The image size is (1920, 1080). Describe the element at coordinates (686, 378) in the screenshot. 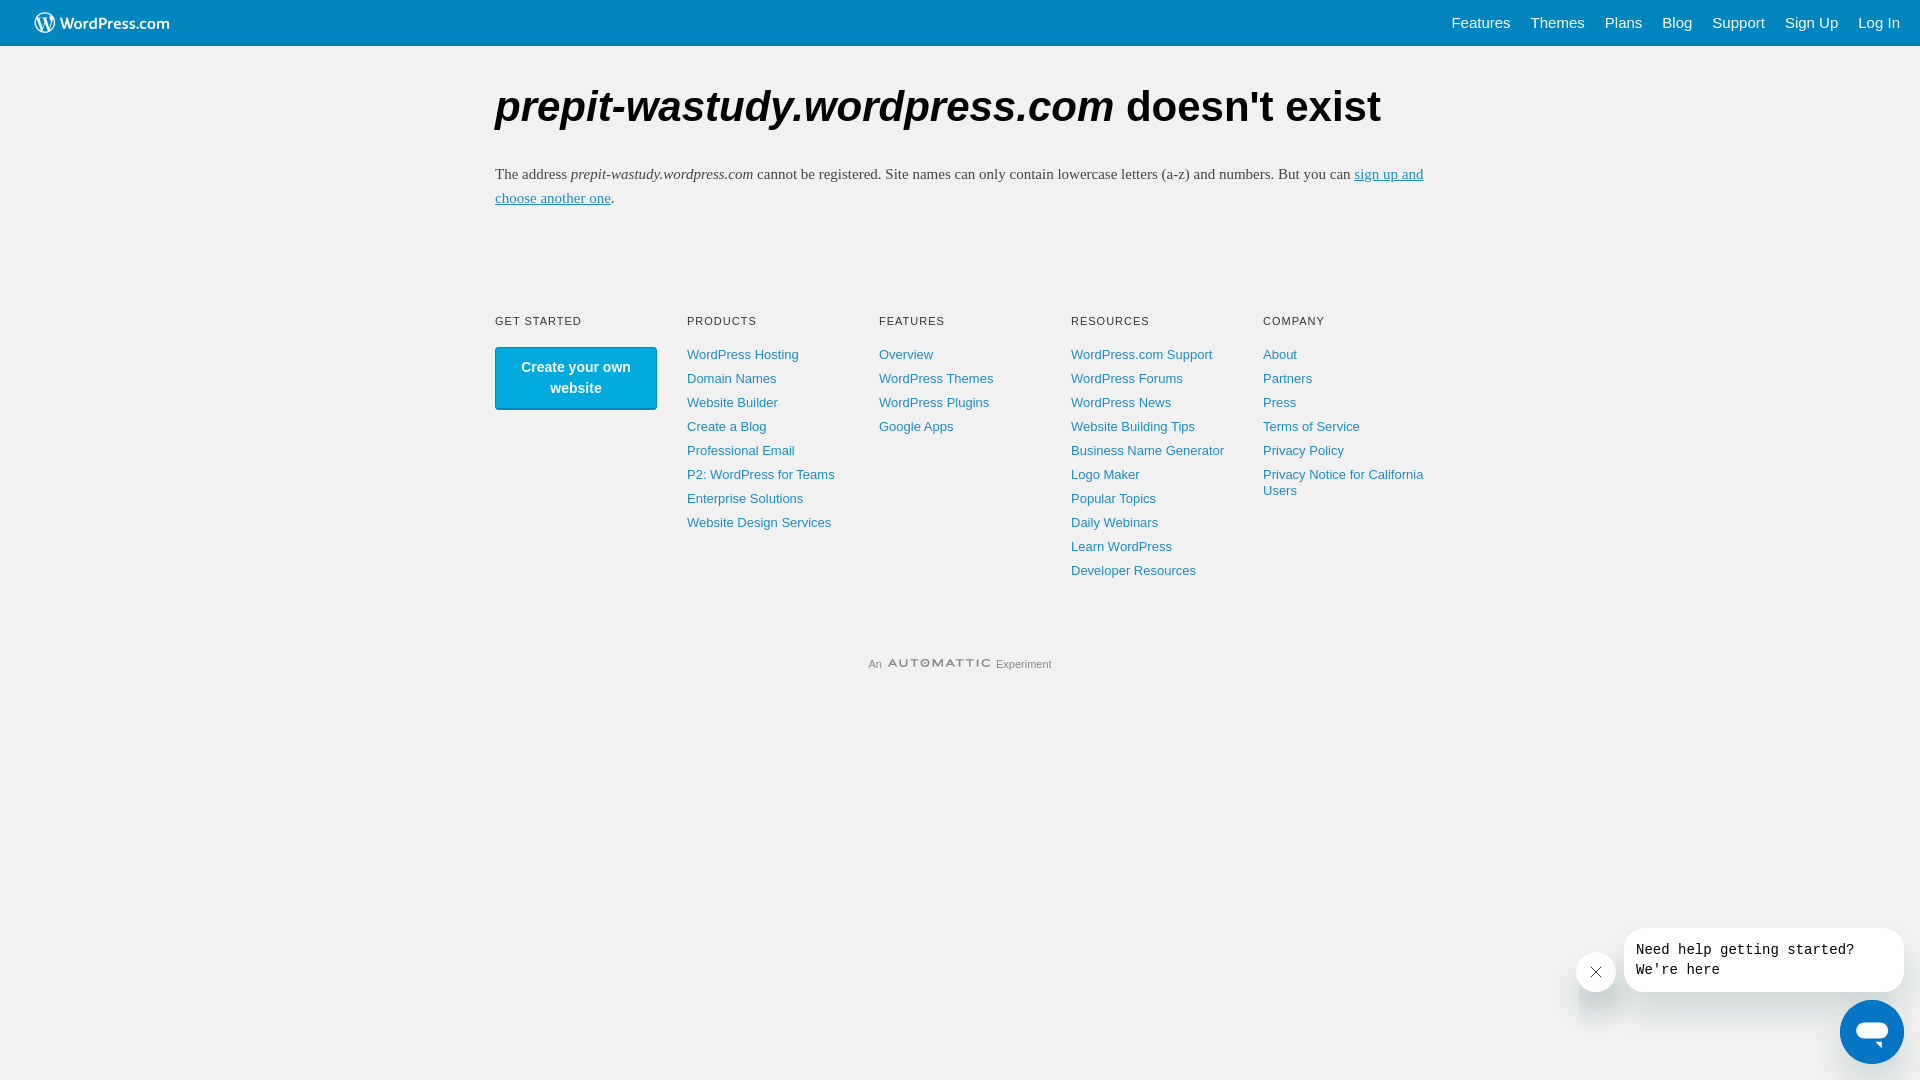

I see `'Domain Names'` at that location.